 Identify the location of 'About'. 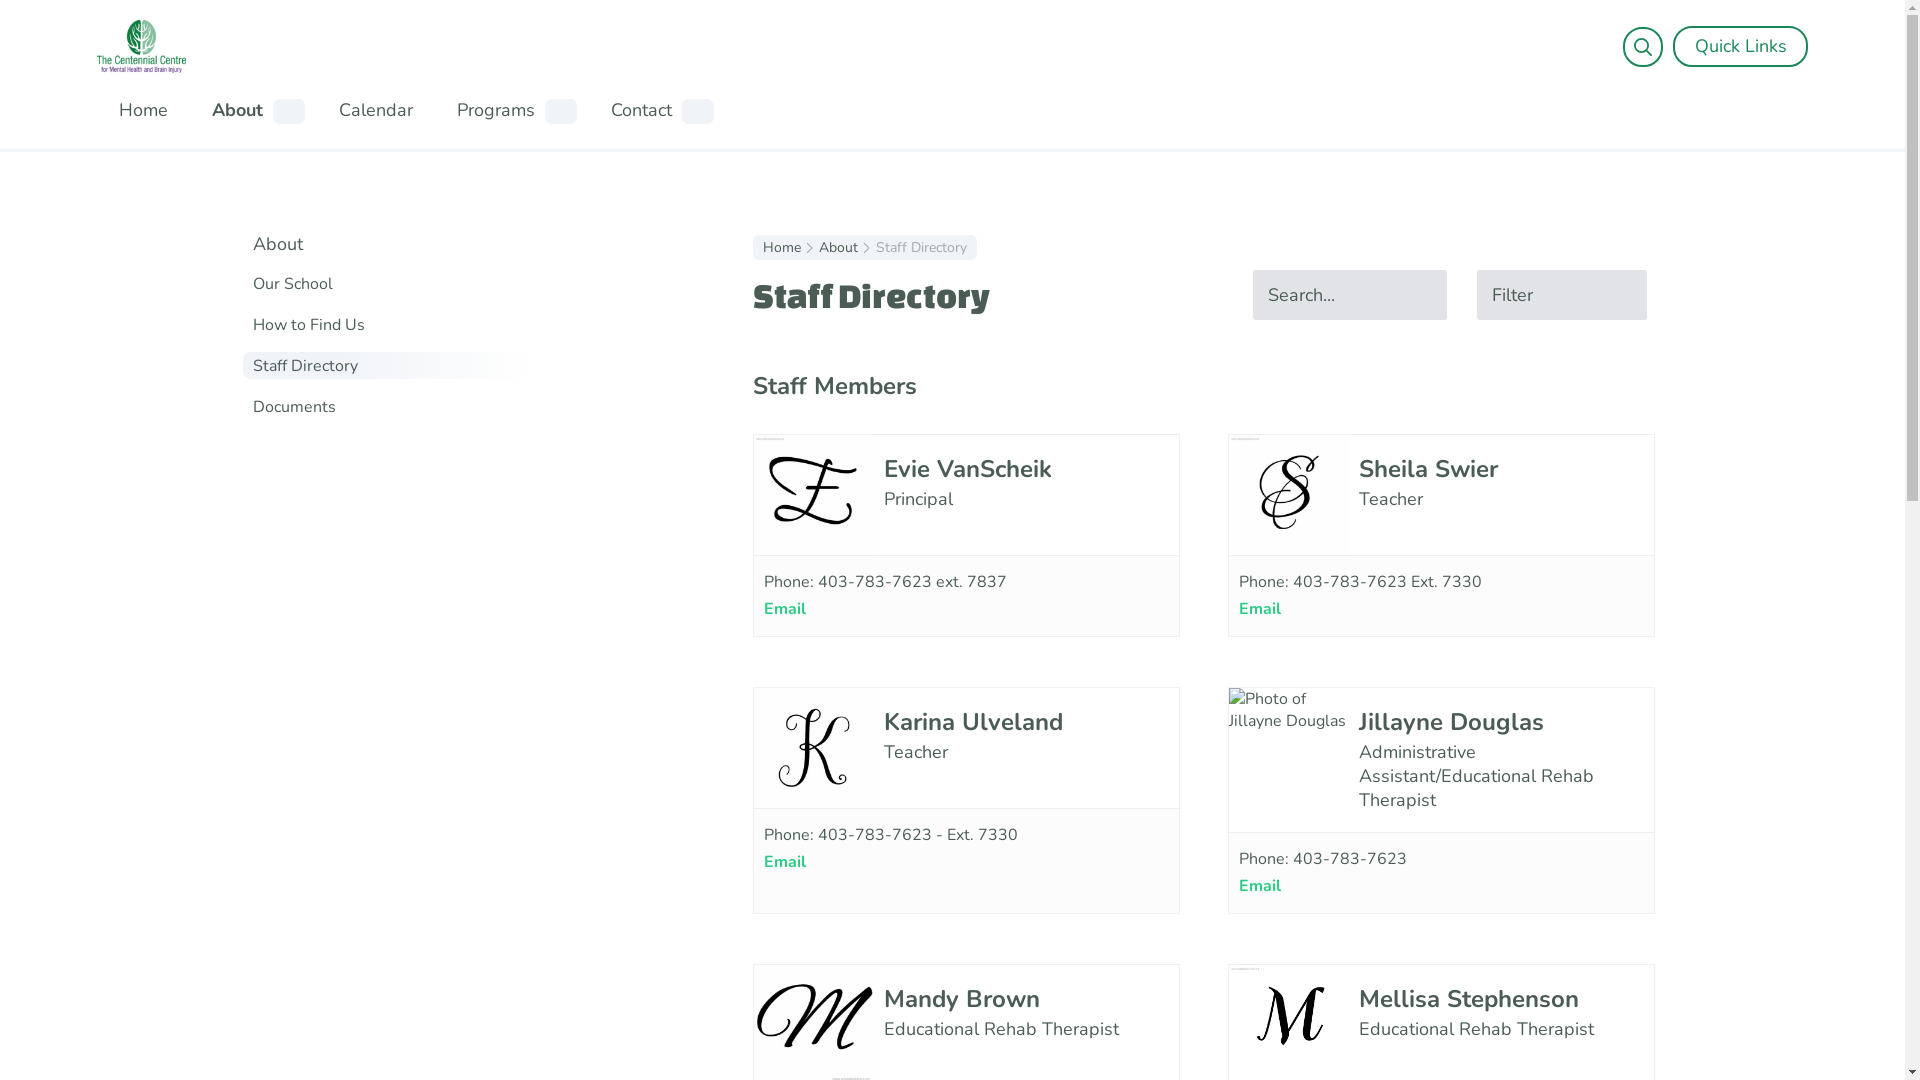
(817, 246).